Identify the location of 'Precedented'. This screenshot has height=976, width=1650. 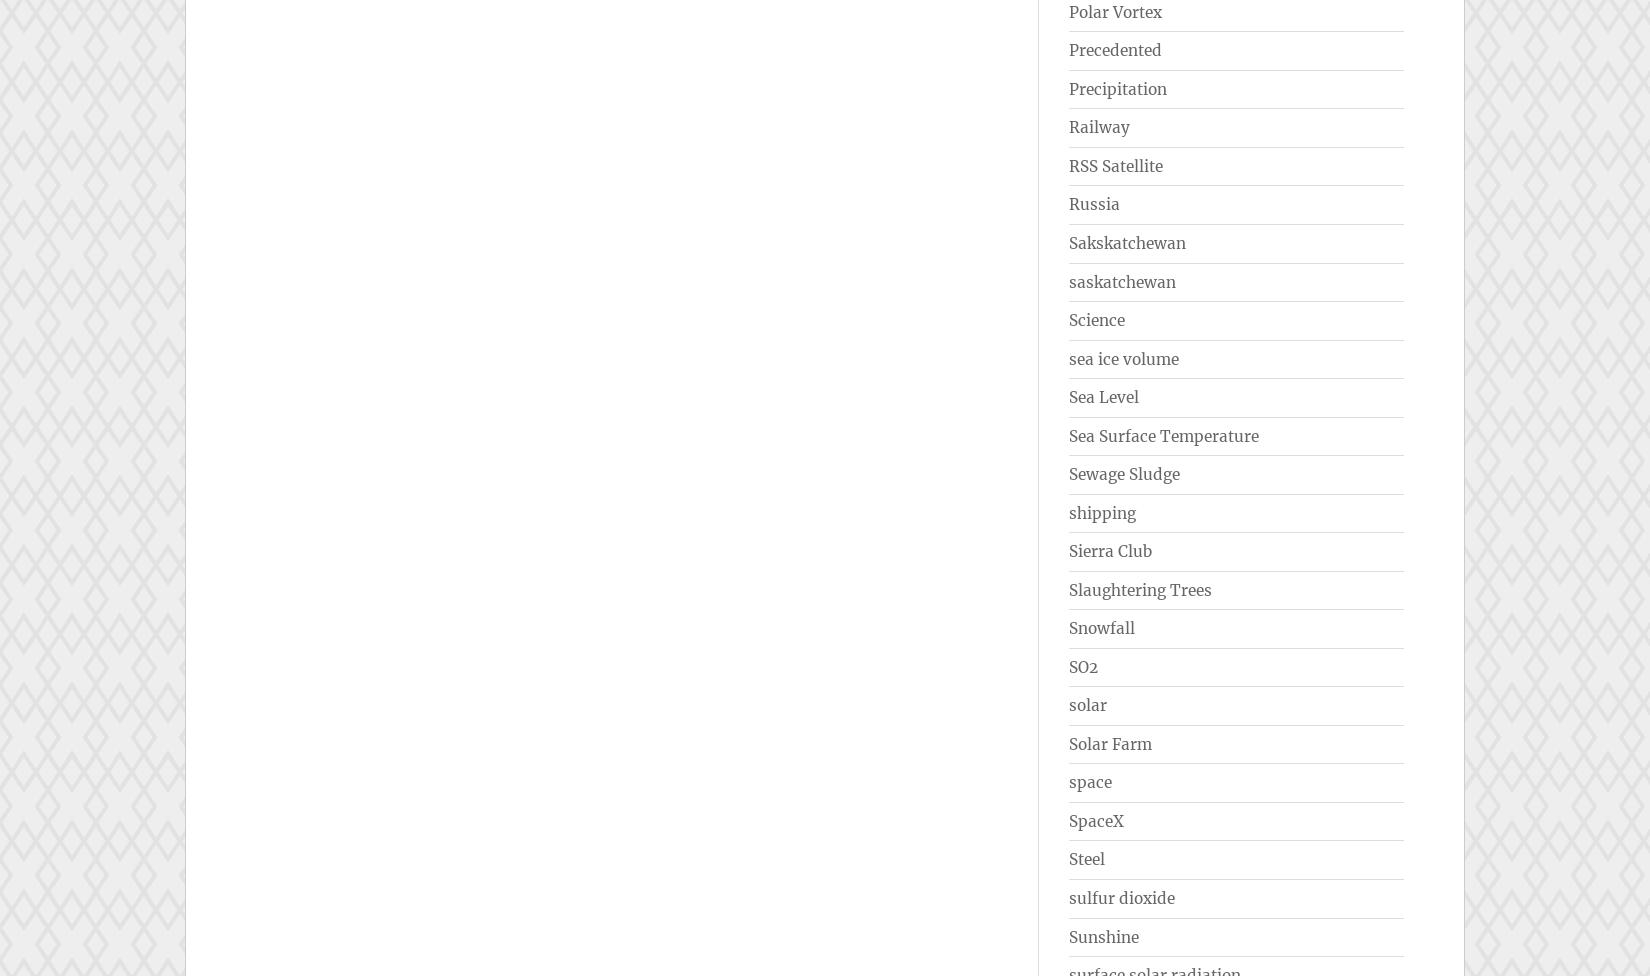
(1115, 50).